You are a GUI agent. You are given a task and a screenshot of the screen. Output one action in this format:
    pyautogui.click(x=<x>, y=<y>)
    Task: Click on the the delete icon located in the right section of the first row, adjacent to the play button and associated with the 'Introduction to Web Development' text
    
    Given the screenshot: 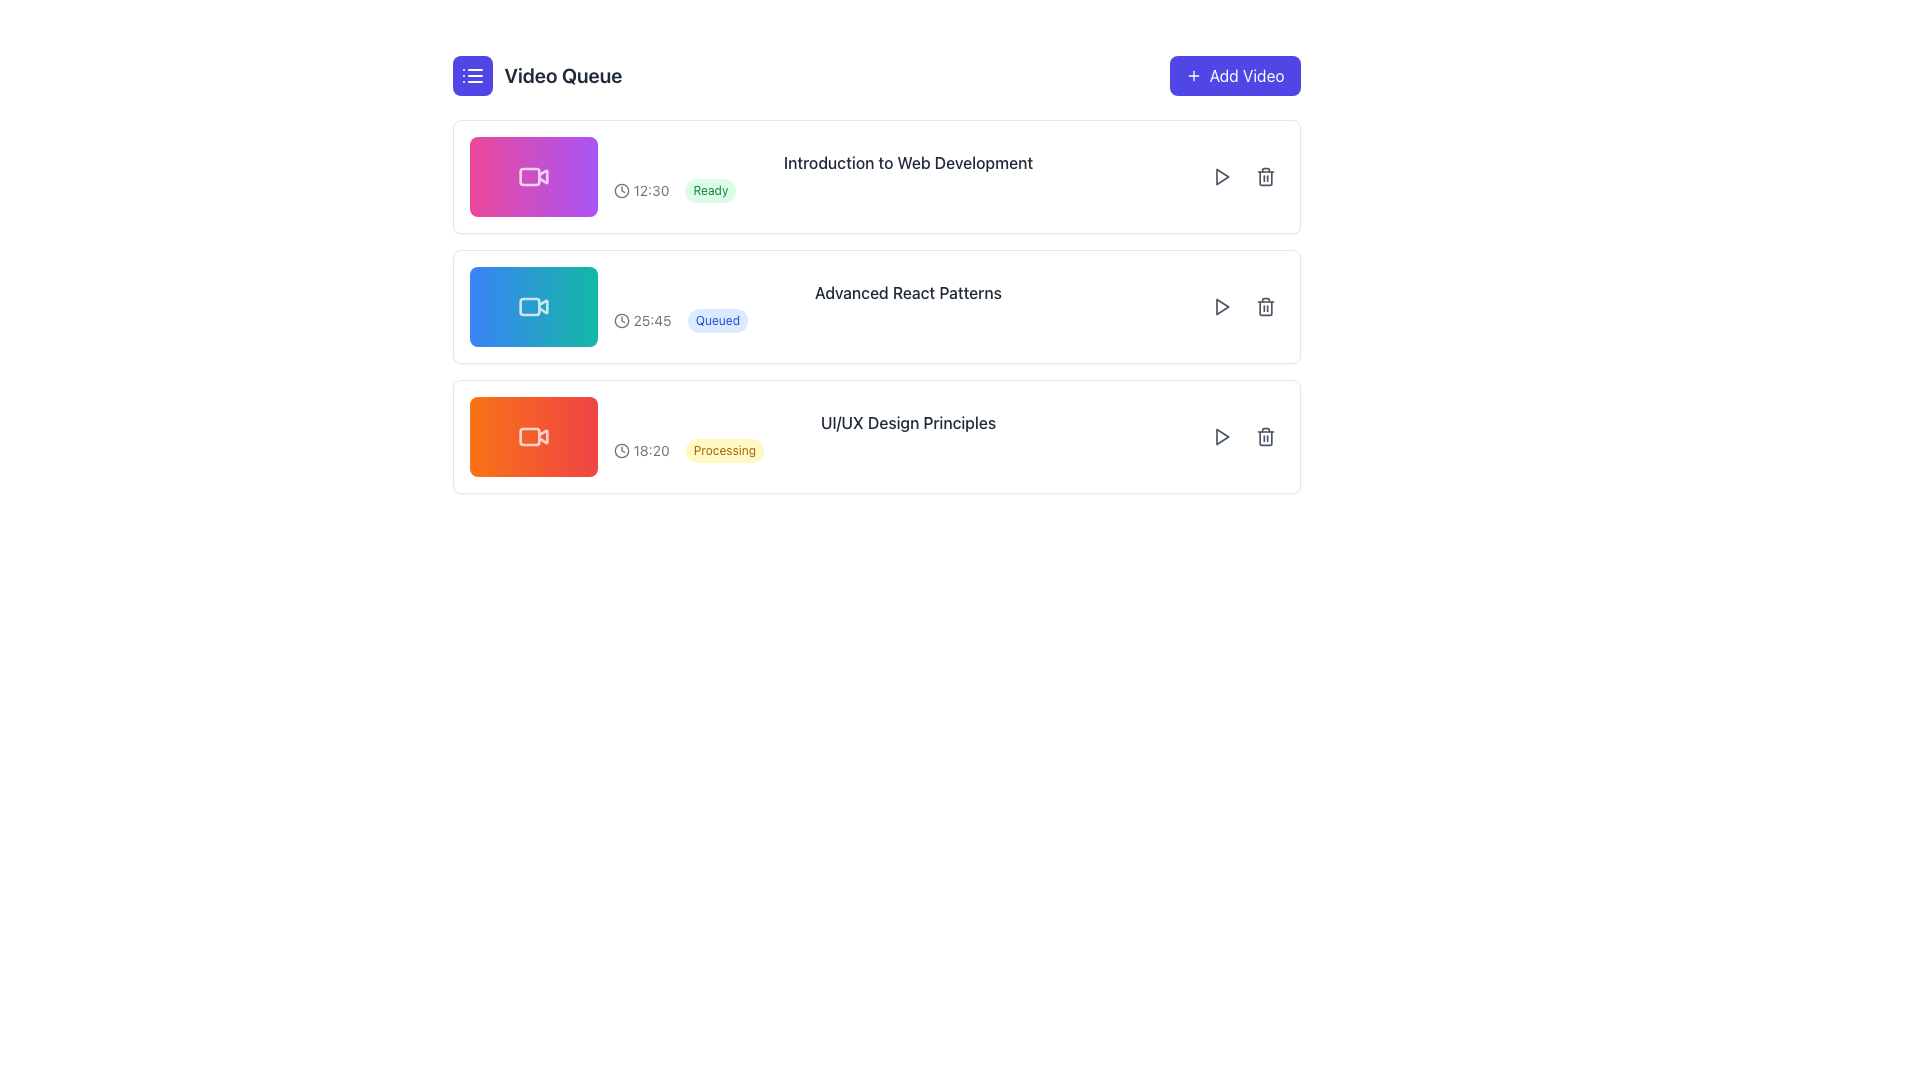 What is the action you would take?
    pyautogui.click(x=1264, y=177)
    